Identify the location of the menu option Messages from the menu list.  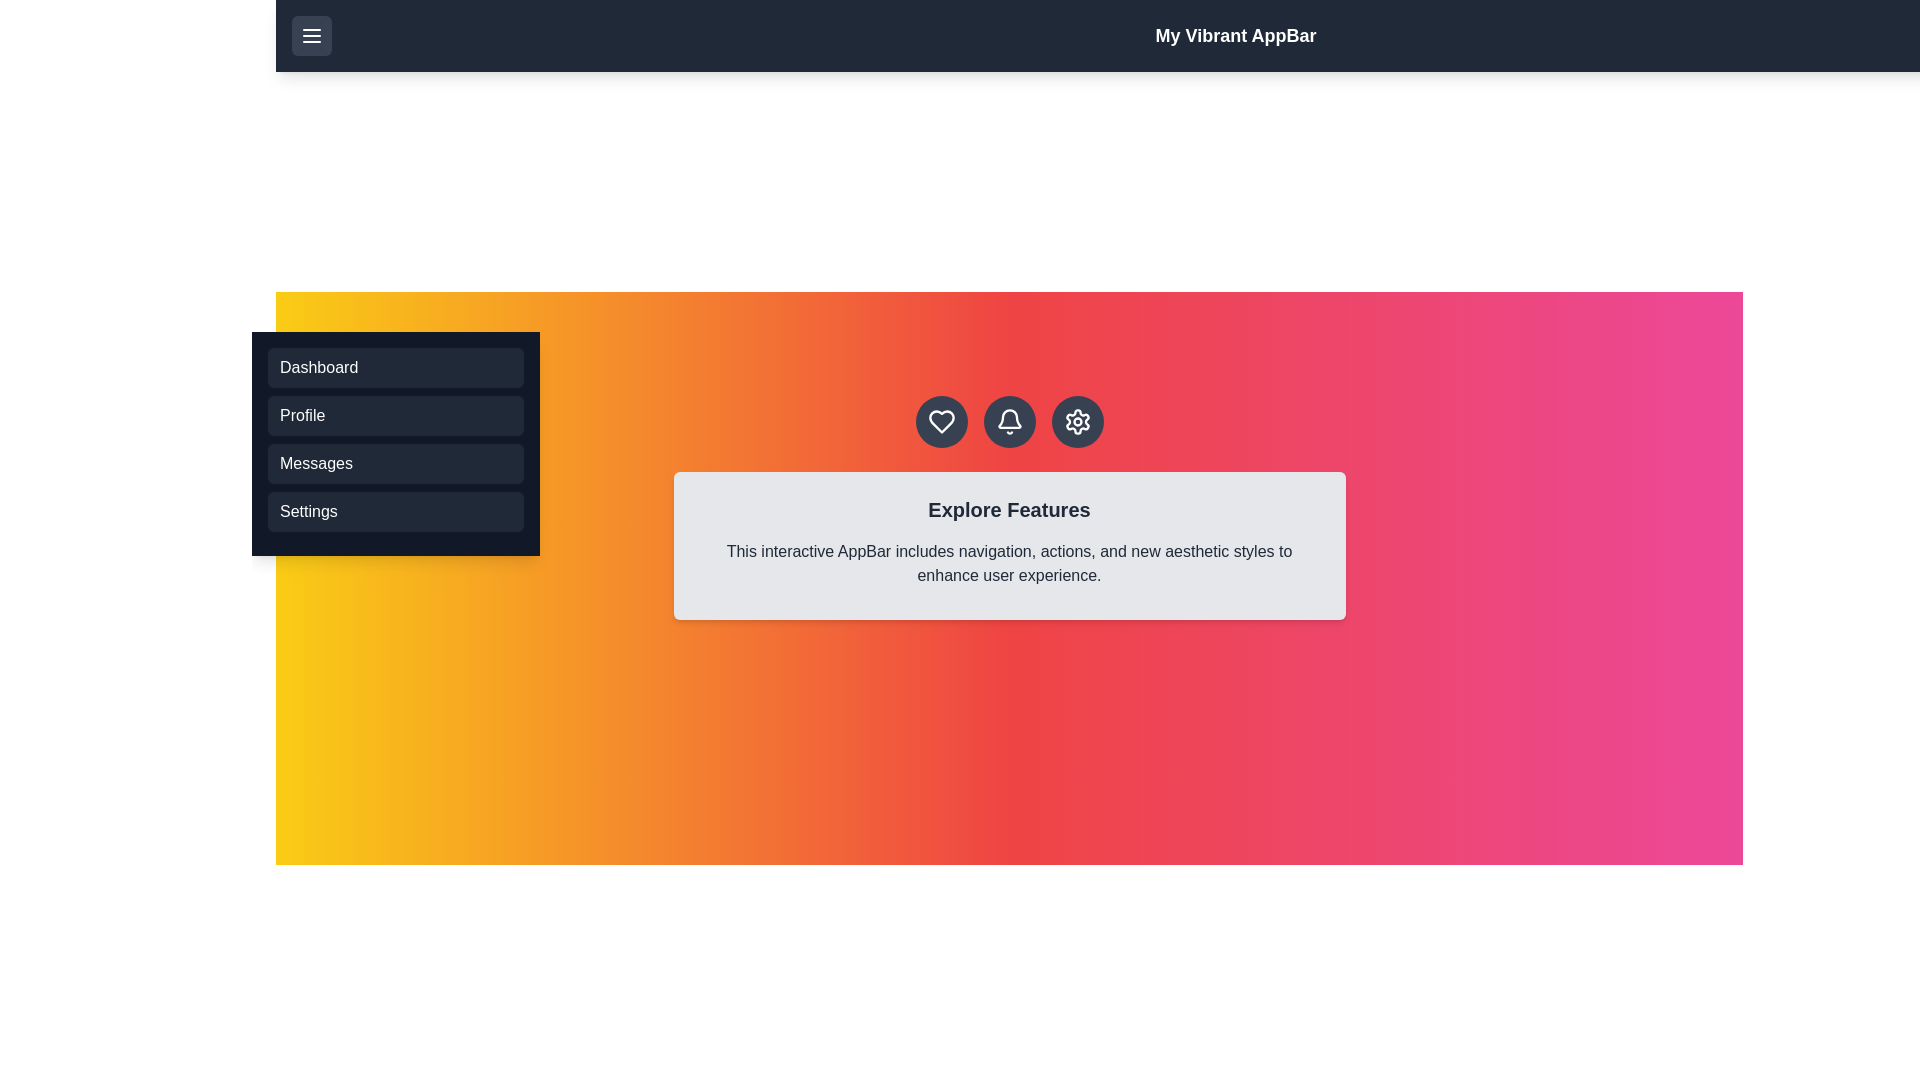
(395, 463).